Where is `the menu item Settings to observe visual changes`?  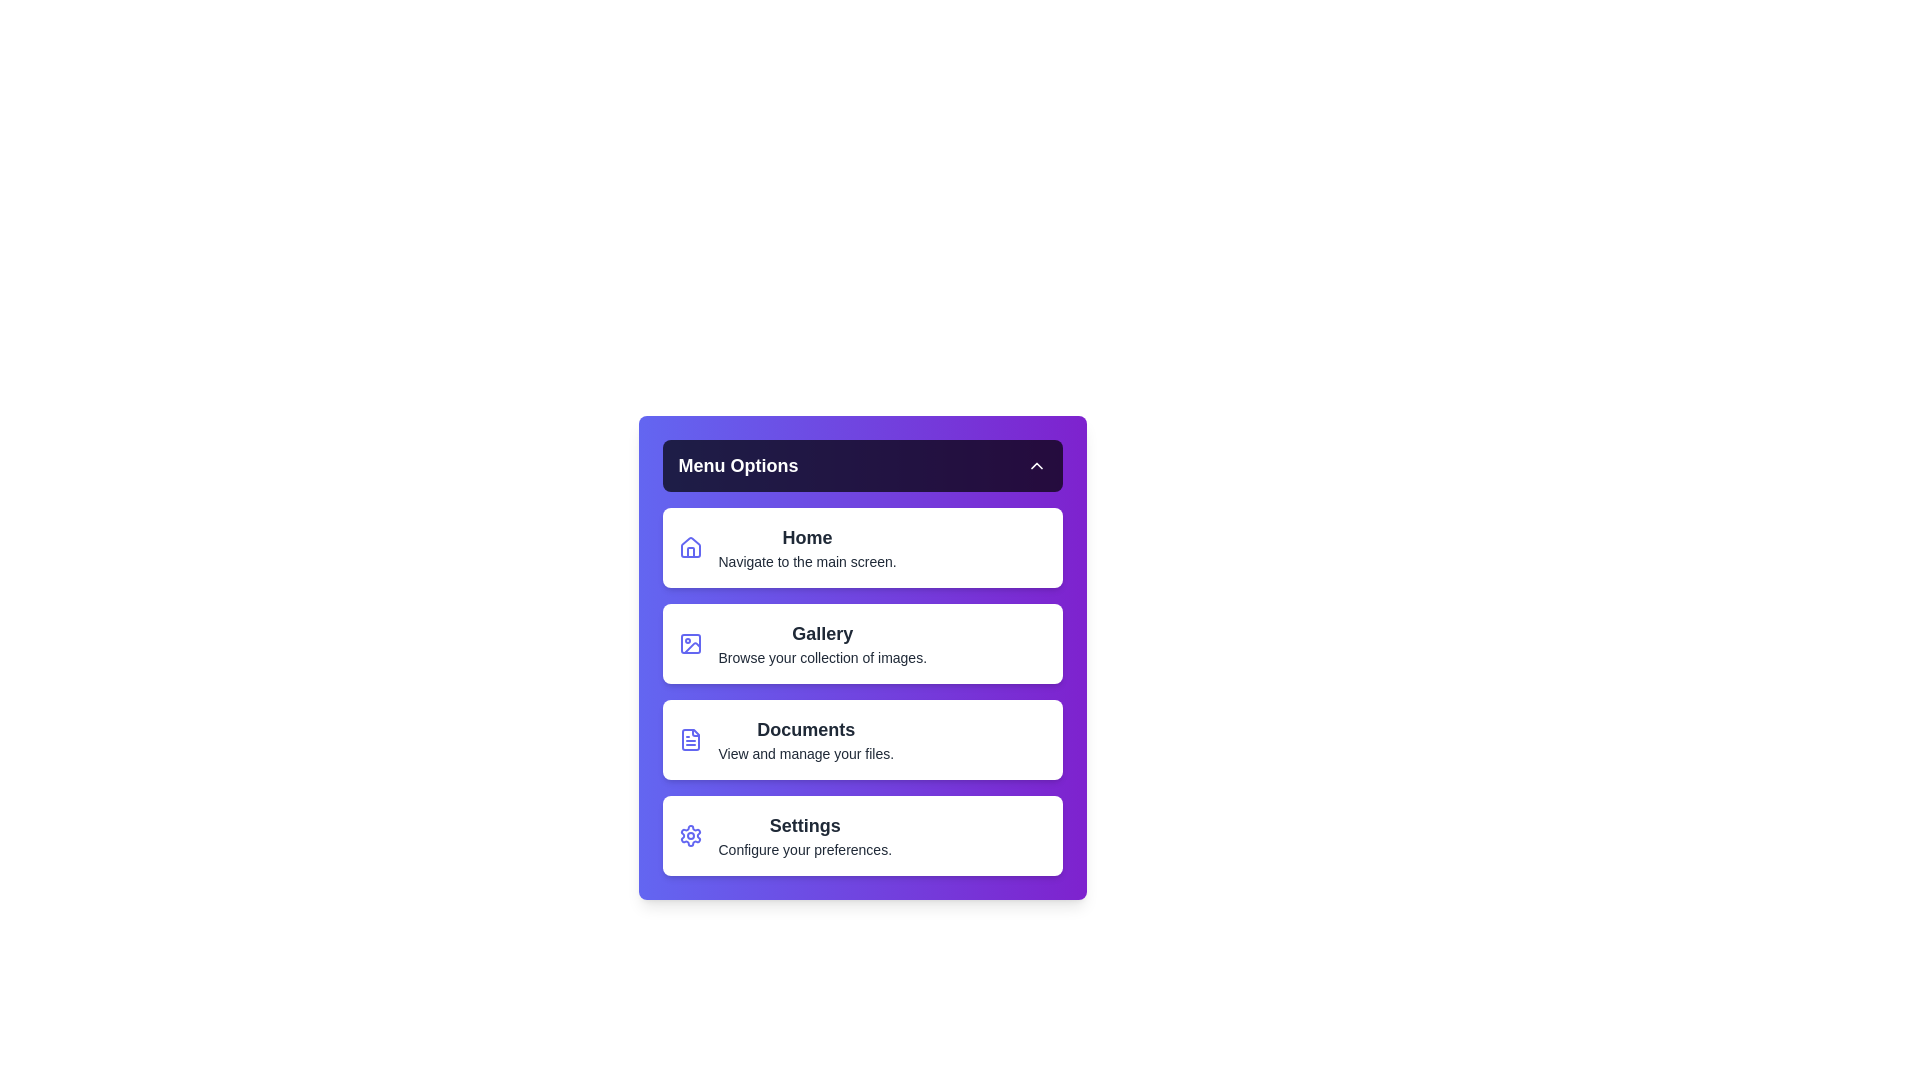
the menu item Settings to observe visual changes is located at coordinates (862, 836).